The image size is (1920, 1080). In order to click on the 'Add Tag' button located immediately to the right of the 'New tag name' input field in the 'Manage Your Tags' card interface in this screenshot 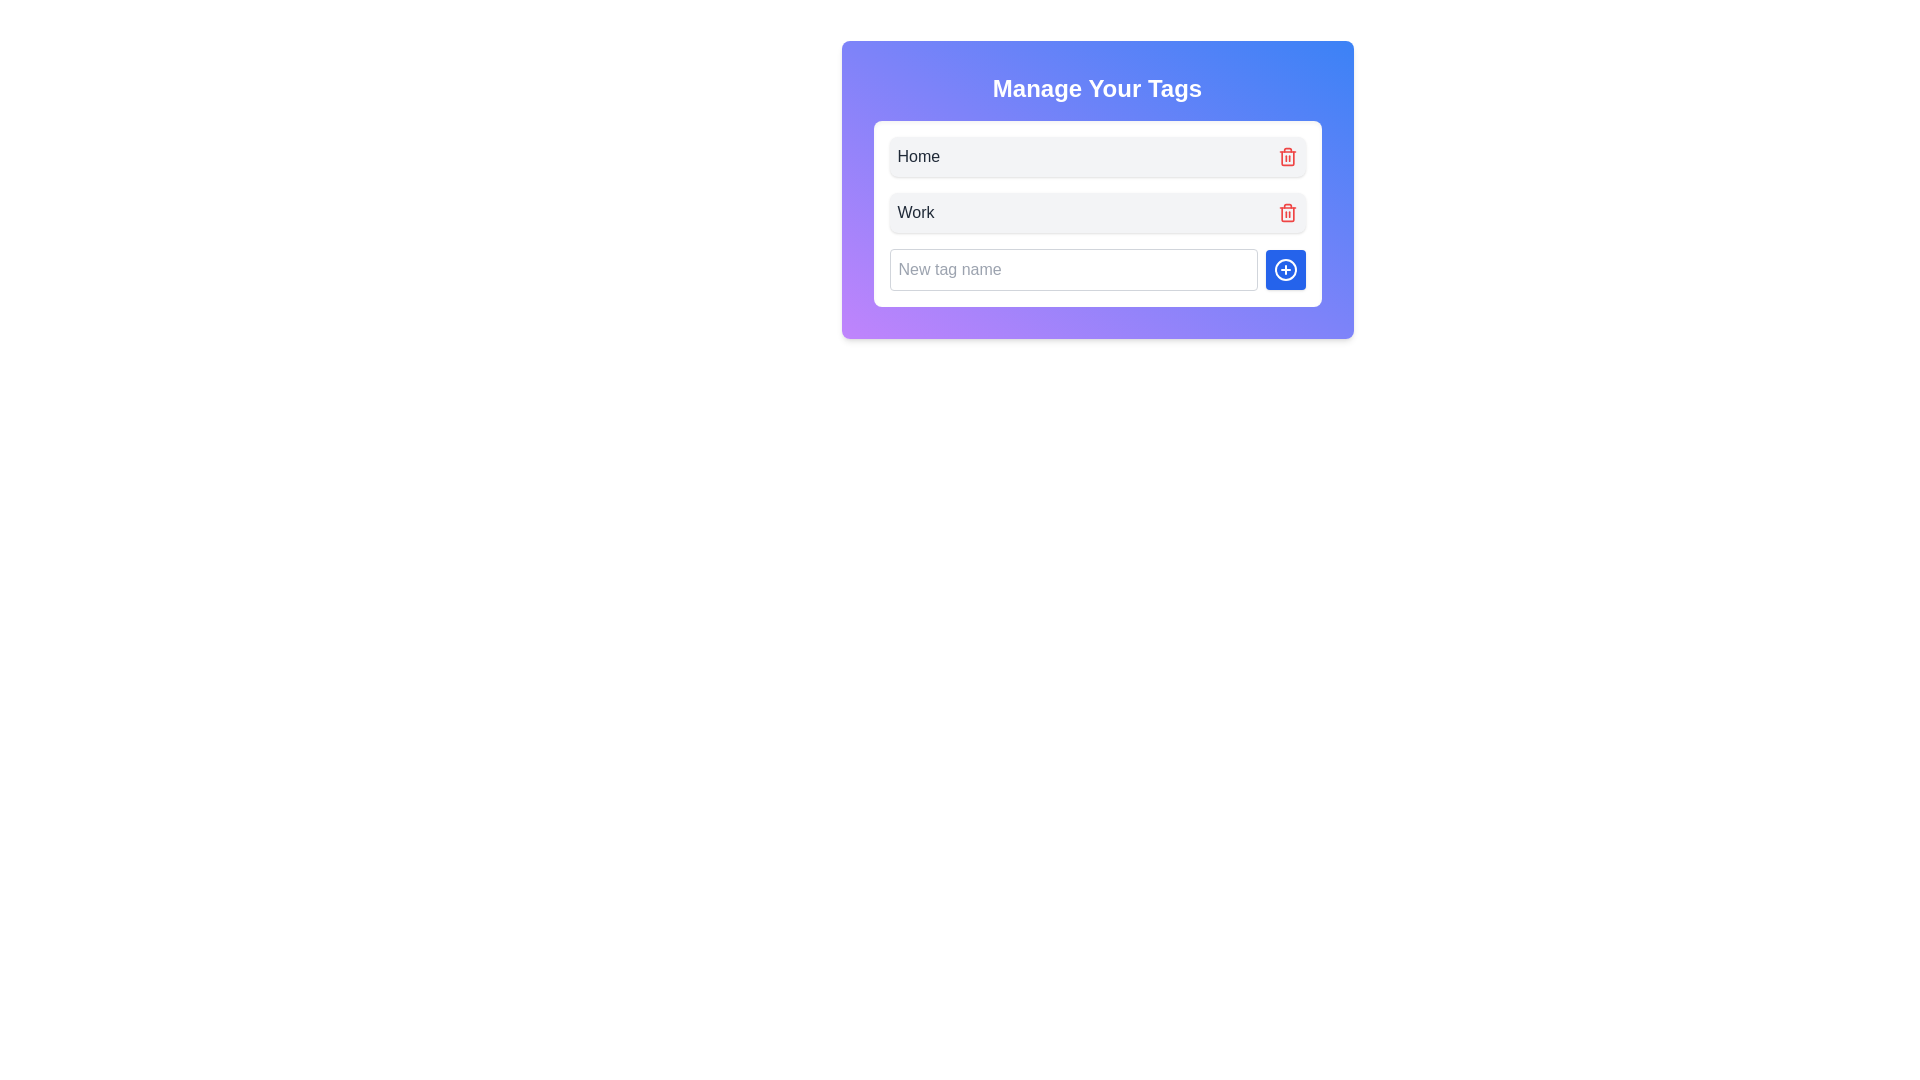, I will do `click(1285, 270)`.